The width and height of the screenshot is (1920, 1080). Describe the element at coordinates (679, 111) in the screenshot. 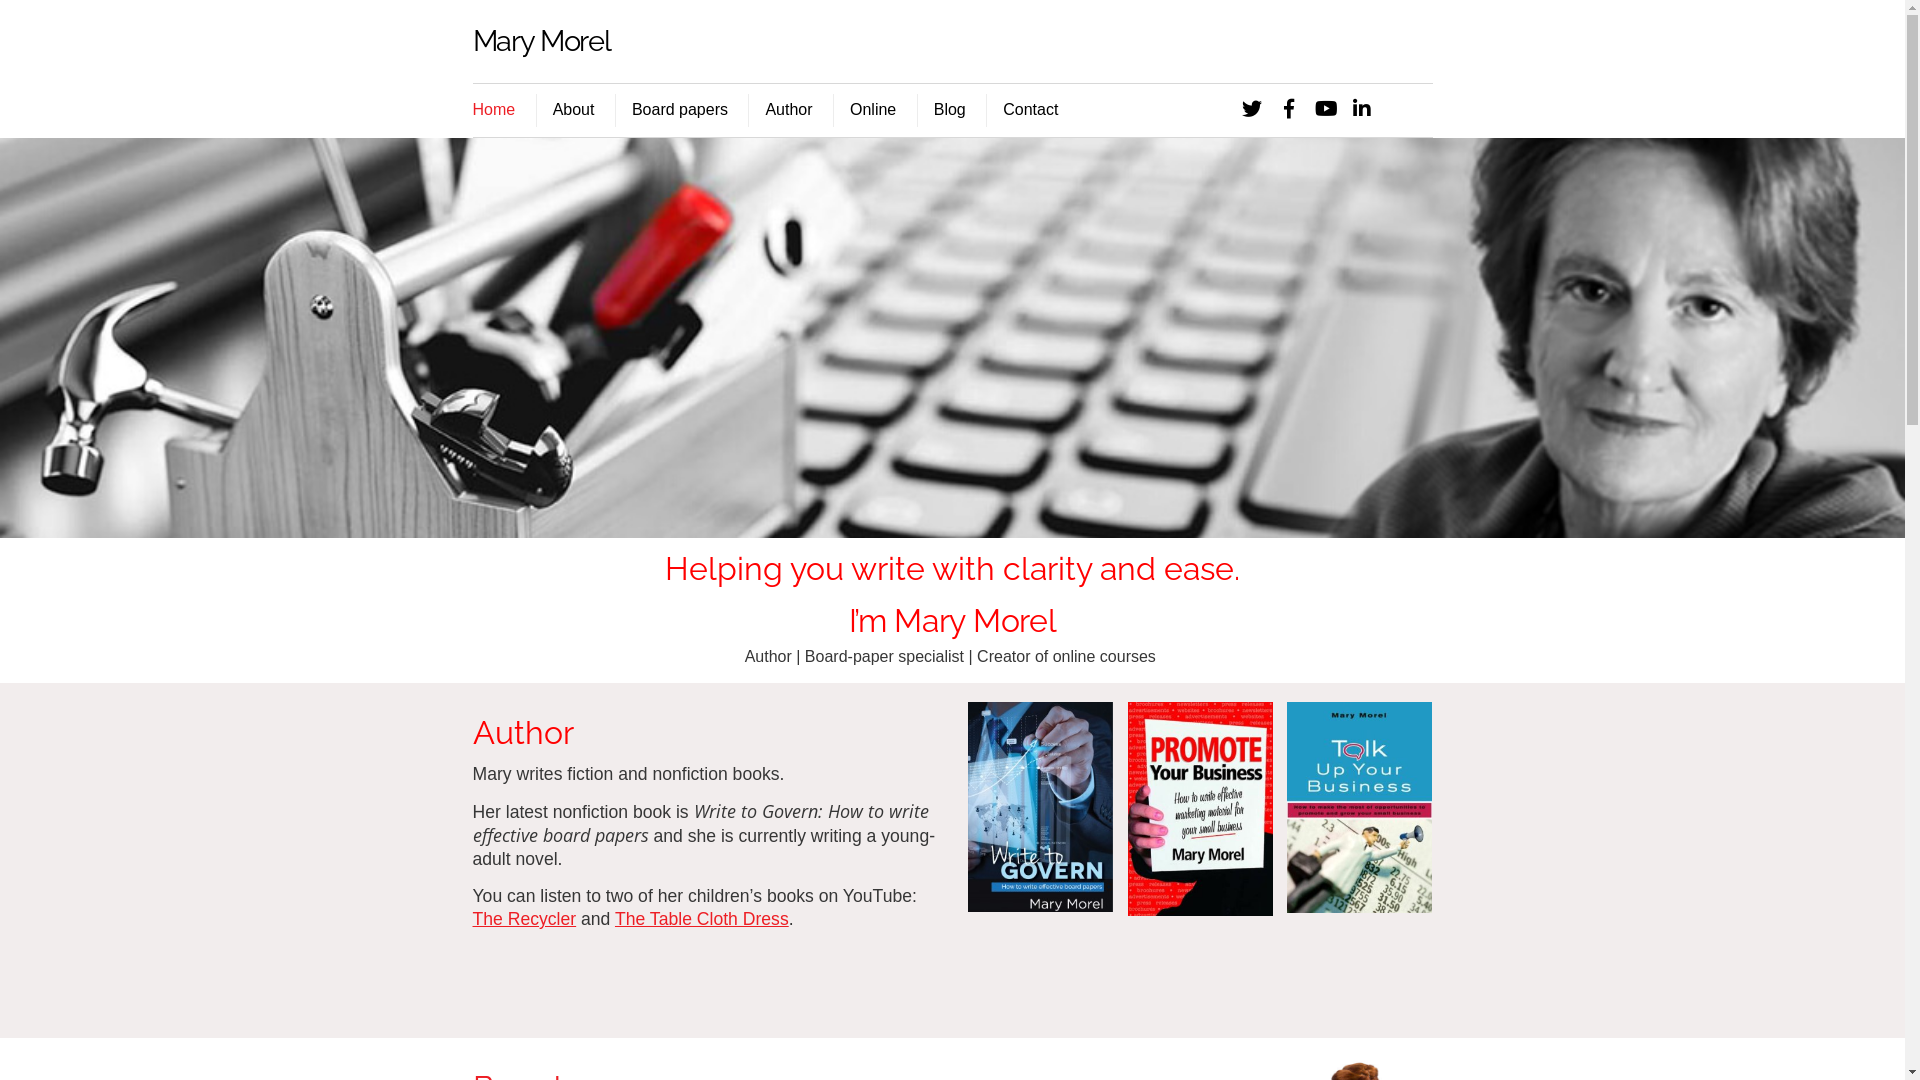

I see `'Board papers'` at that location.